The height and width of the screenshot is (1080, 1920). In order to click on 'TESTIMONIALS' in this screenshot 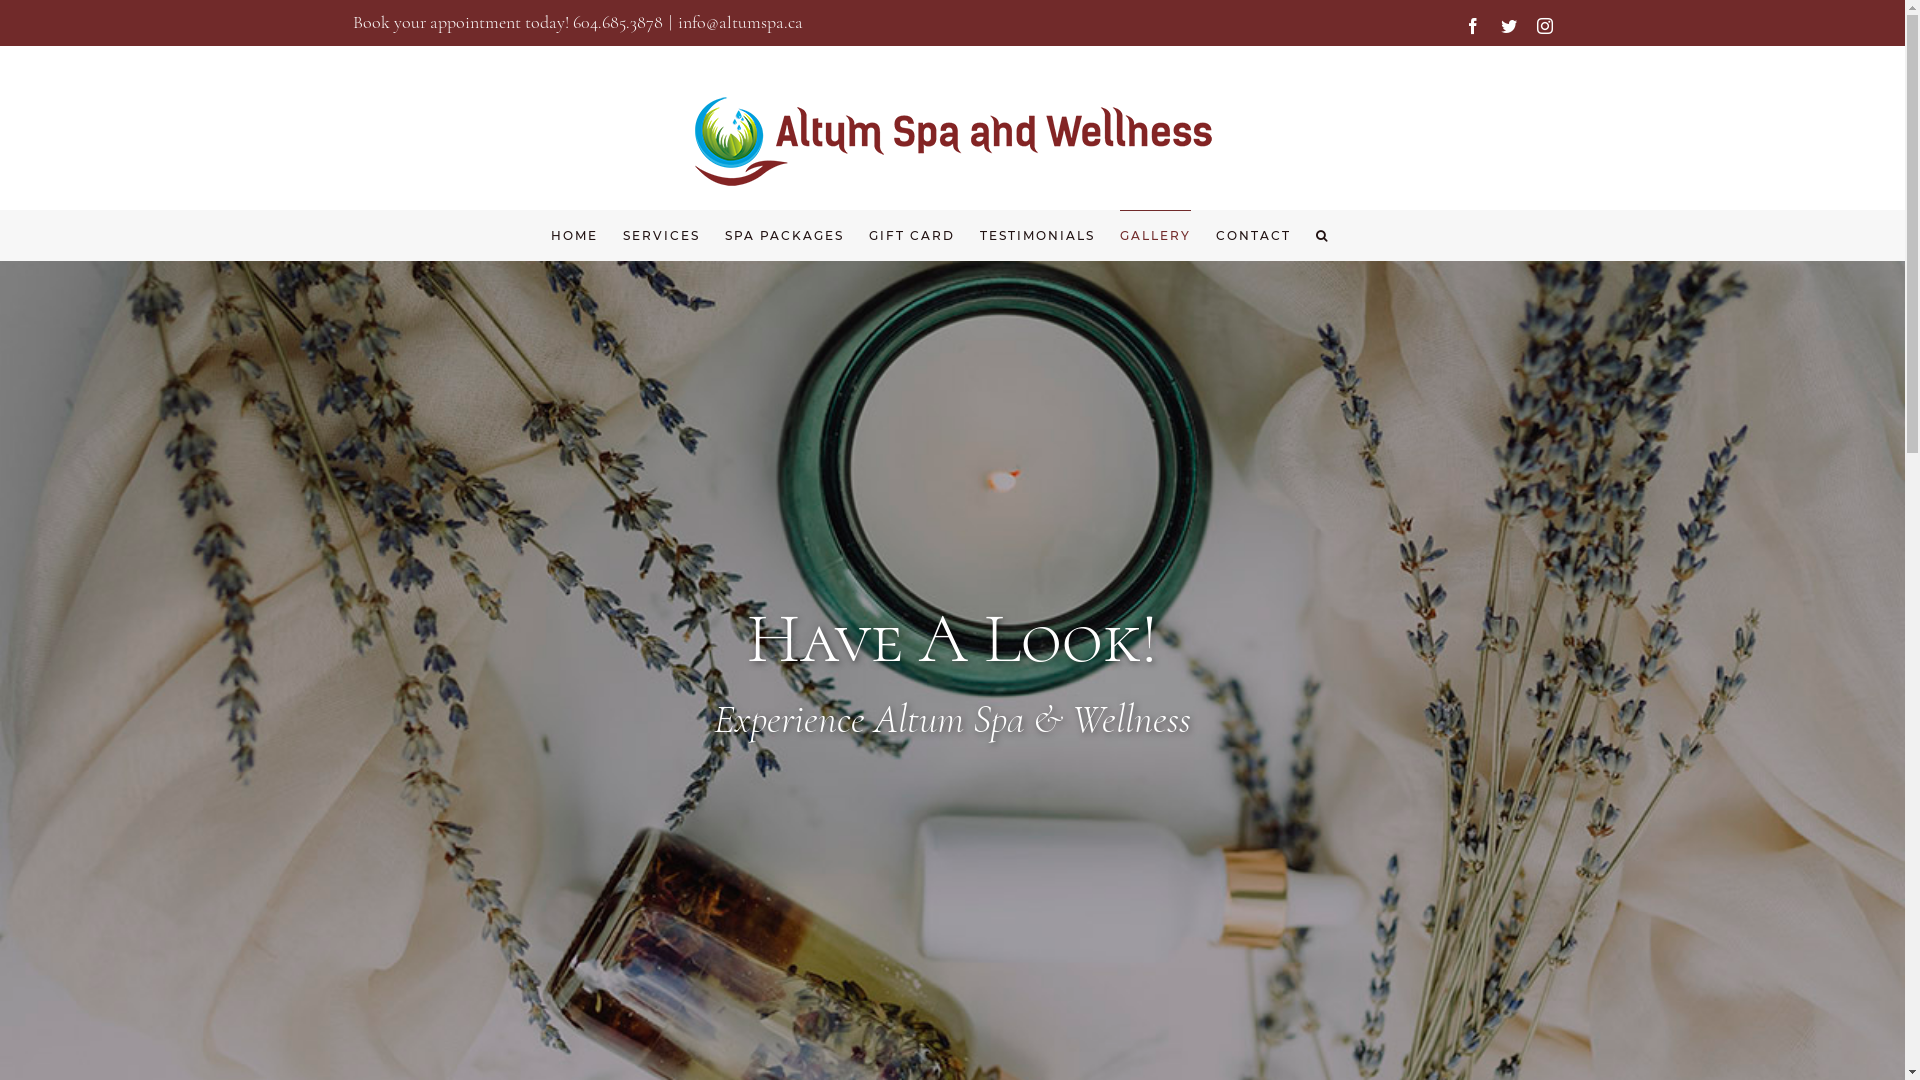, I will do `click(1037, 234)`.